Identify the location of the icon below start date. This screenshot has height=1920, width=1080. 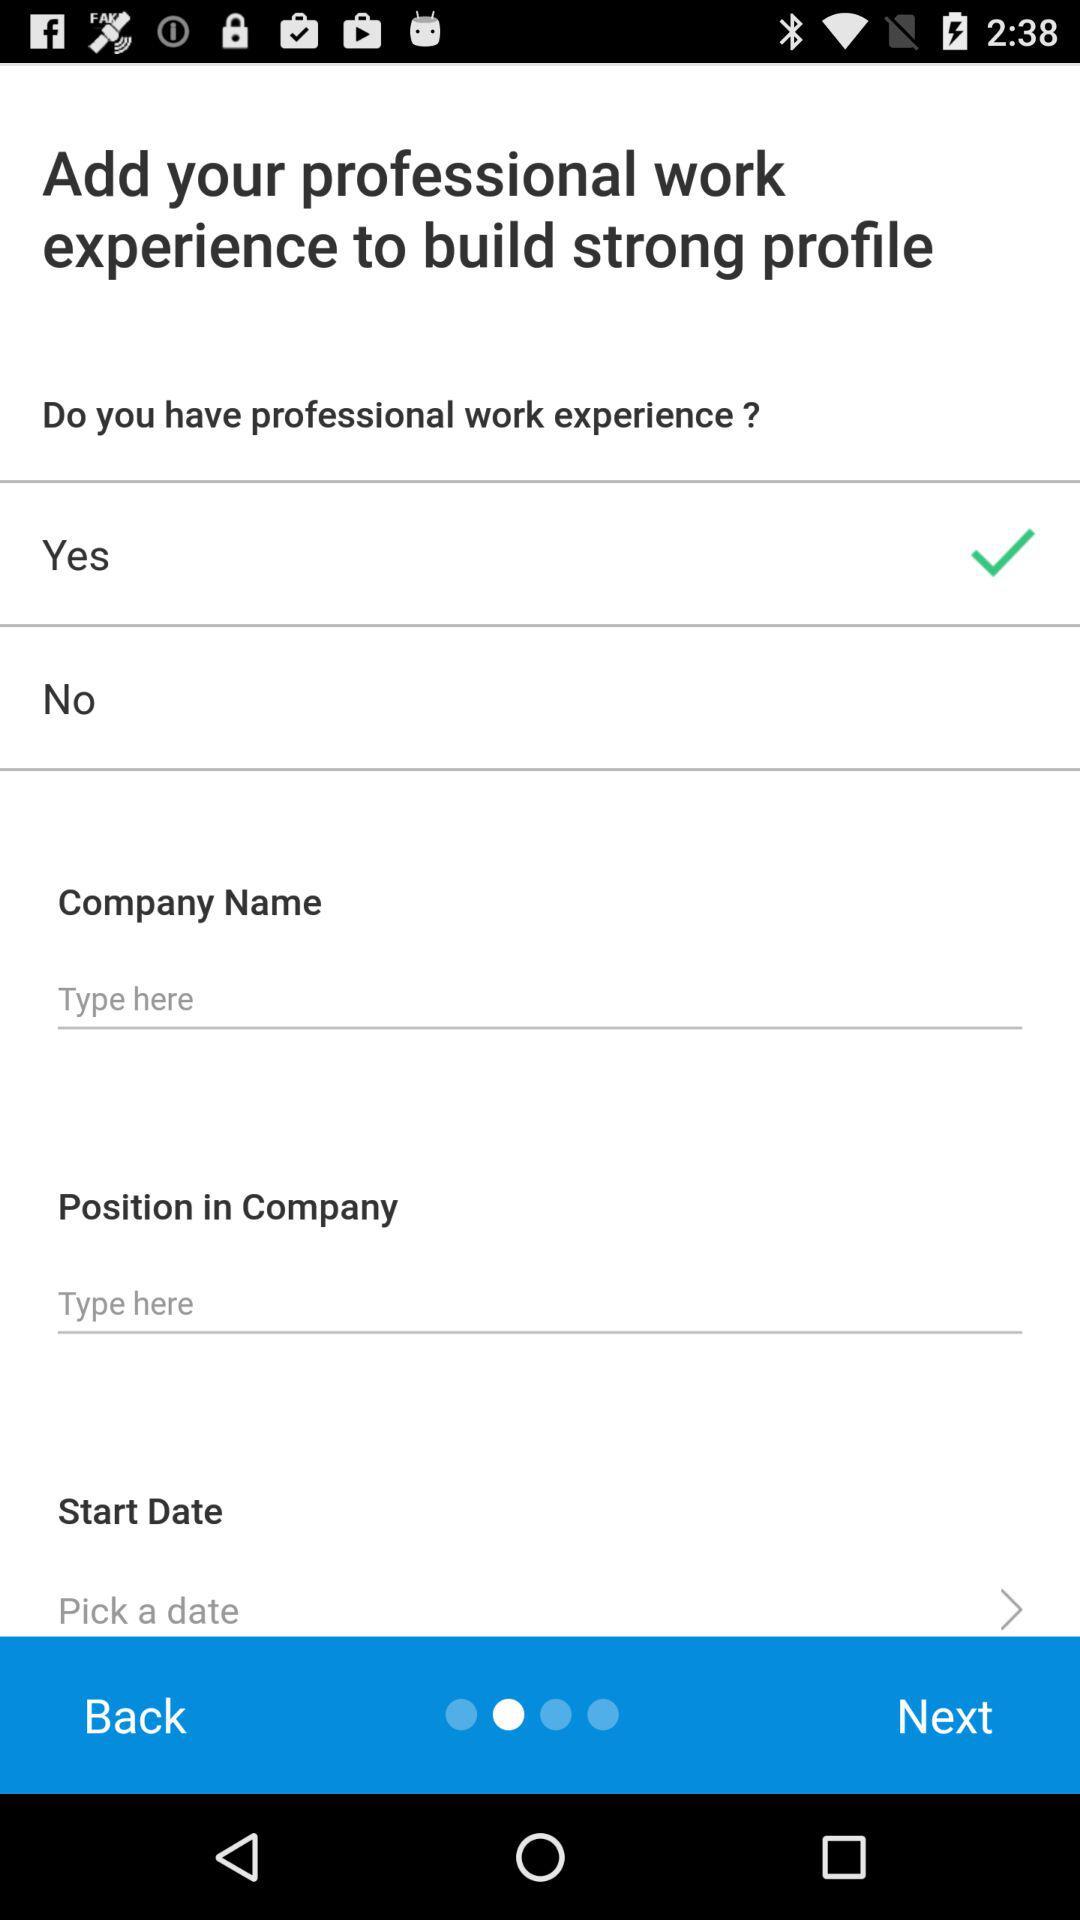
(540, 1601).